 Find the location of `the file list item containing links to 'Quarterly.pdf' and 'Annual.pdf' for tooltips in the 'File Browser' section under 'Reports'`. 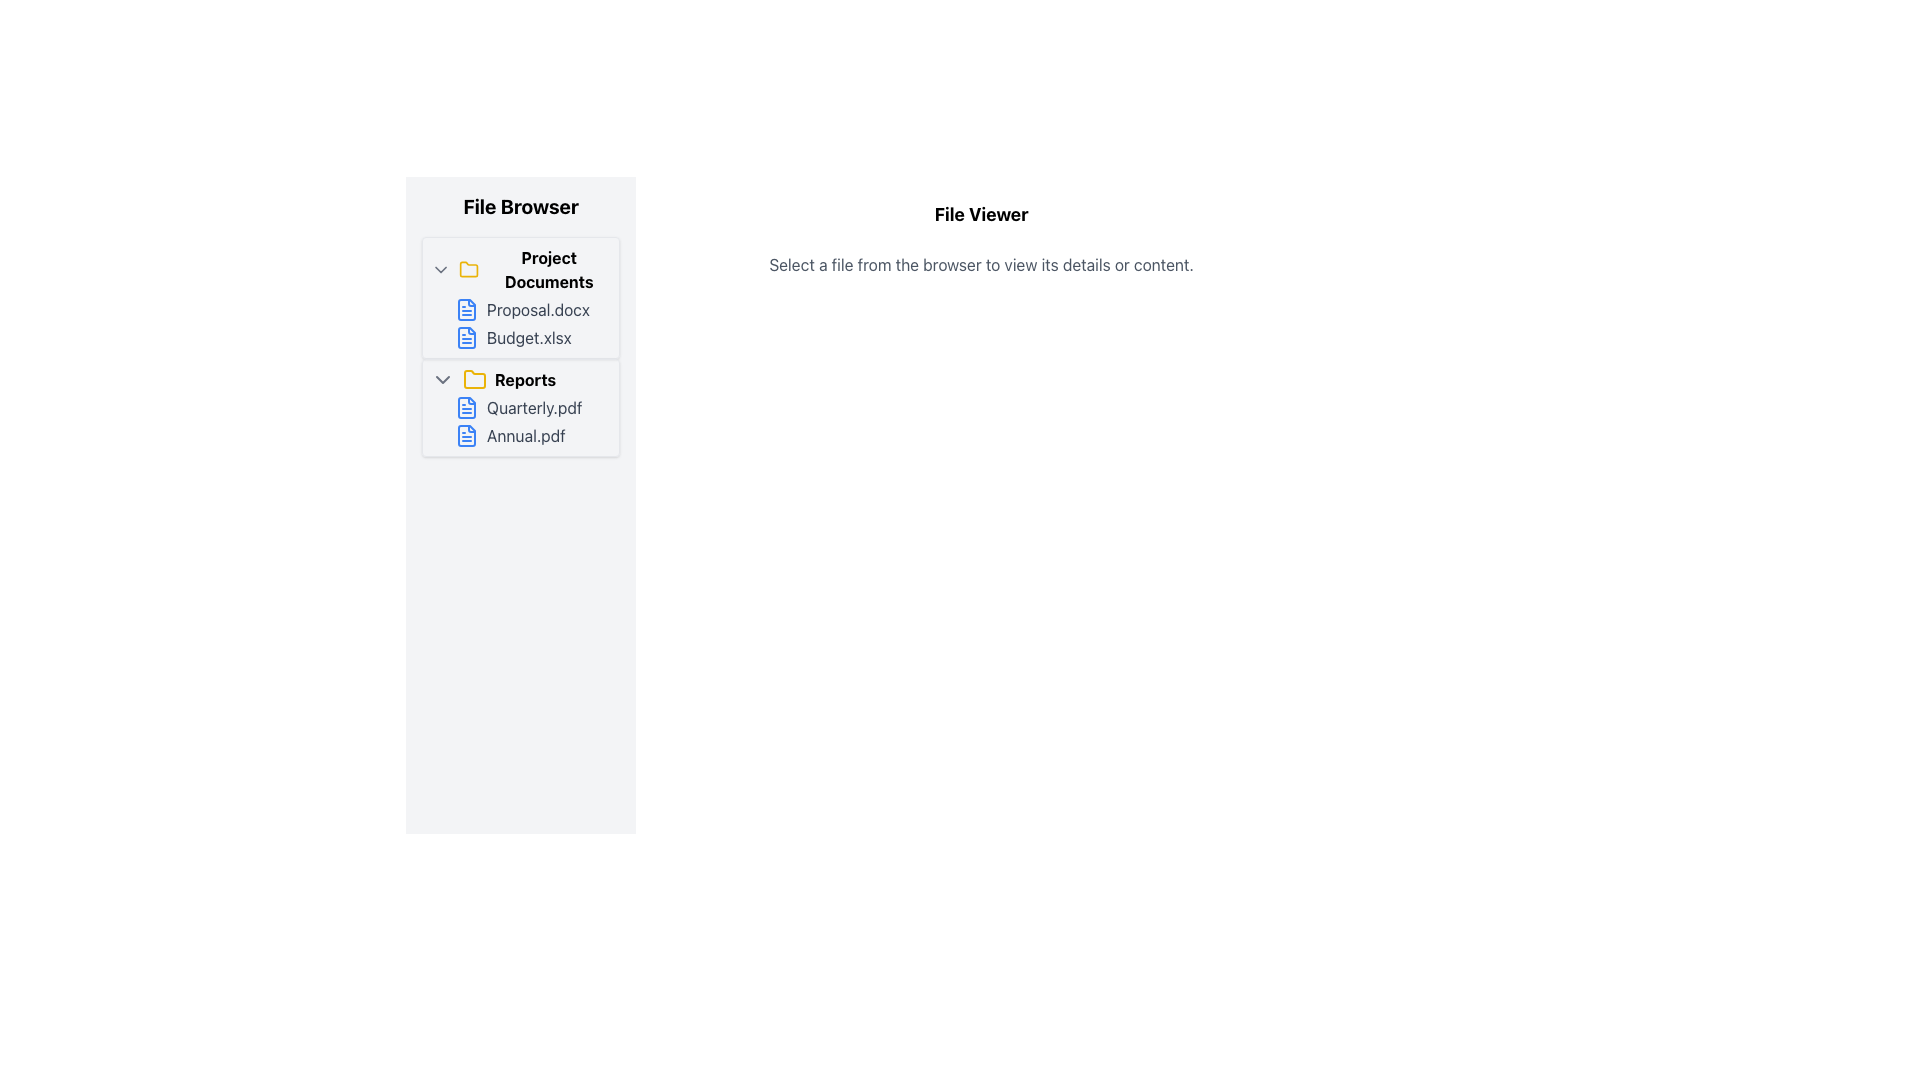

the file list item containing links to 'Quarterly.pdf' and 'Annual.pdf' for tooltips in the 'File Browser' section under 'Reports' is located at coordinates (533, 420).